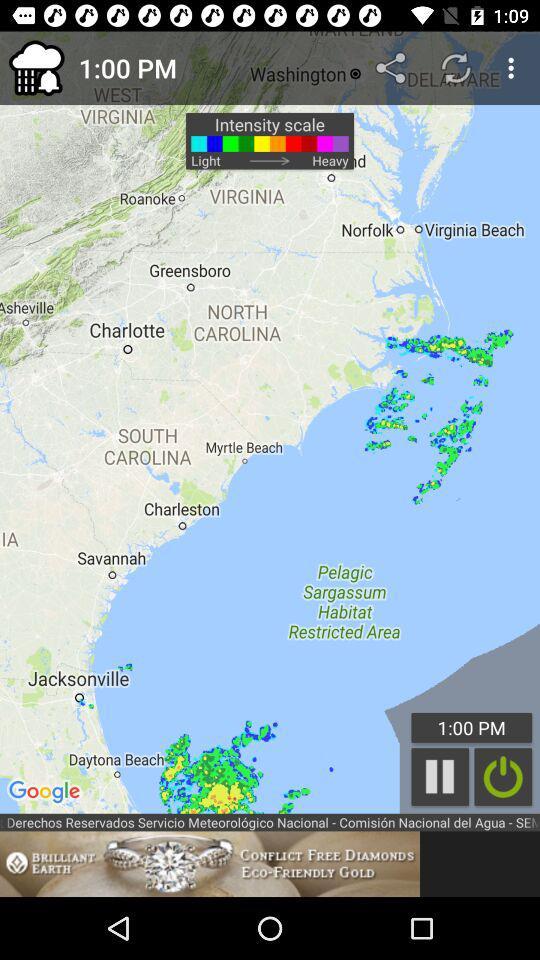 This screenshot has height=960, width=540. What do you see at coordinates (502, 776) in the screenshot?
I see `power button` at bounding box center [502, 776].